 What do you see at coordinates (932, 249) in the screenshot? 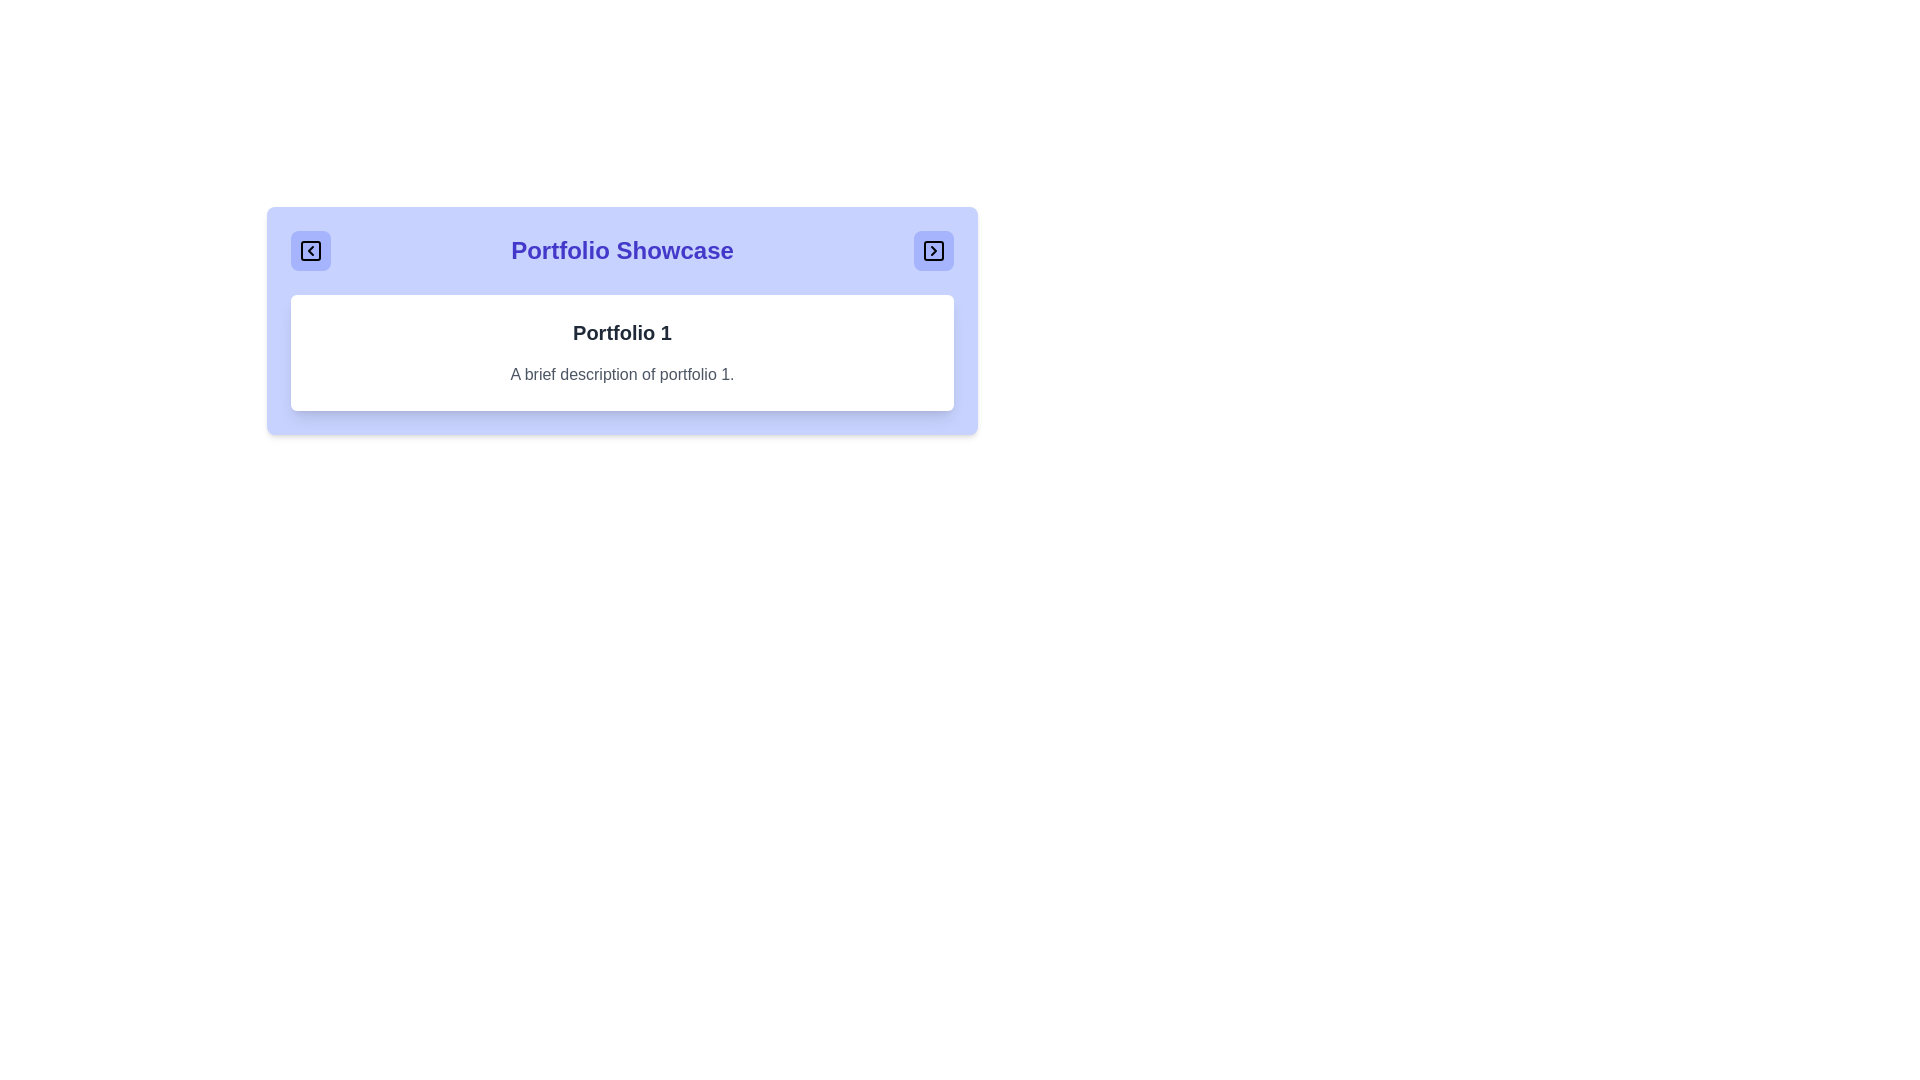
I see `the icon within the navigation button located in the top-right corner of the 'Portfolio Showcase' card` at bounding box center [932, 249].